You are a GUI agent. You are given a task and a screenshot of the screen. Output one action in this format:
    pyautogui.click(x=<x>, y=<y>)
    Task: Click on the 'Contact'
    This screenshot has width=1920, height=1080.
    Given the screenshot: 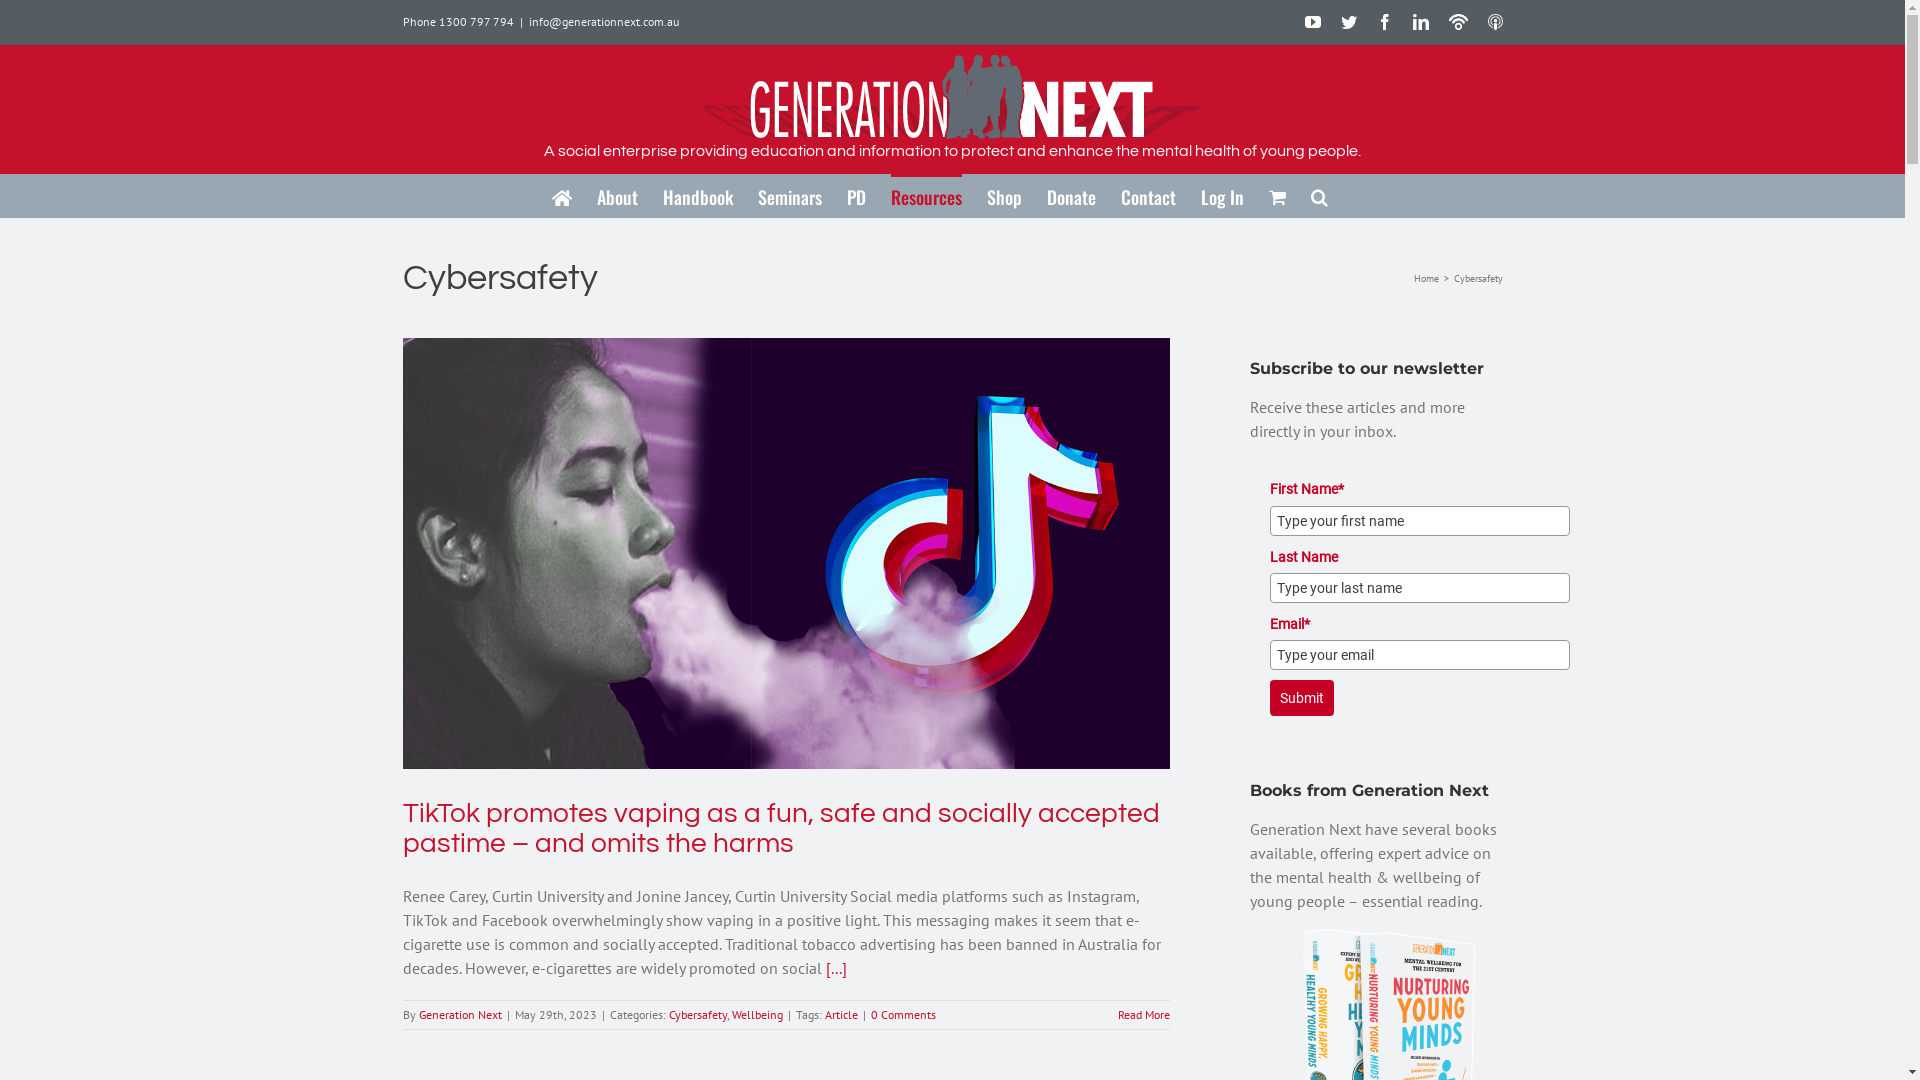 What is the action you would take?
    pyautogui.click(x=1148, y=195)
    